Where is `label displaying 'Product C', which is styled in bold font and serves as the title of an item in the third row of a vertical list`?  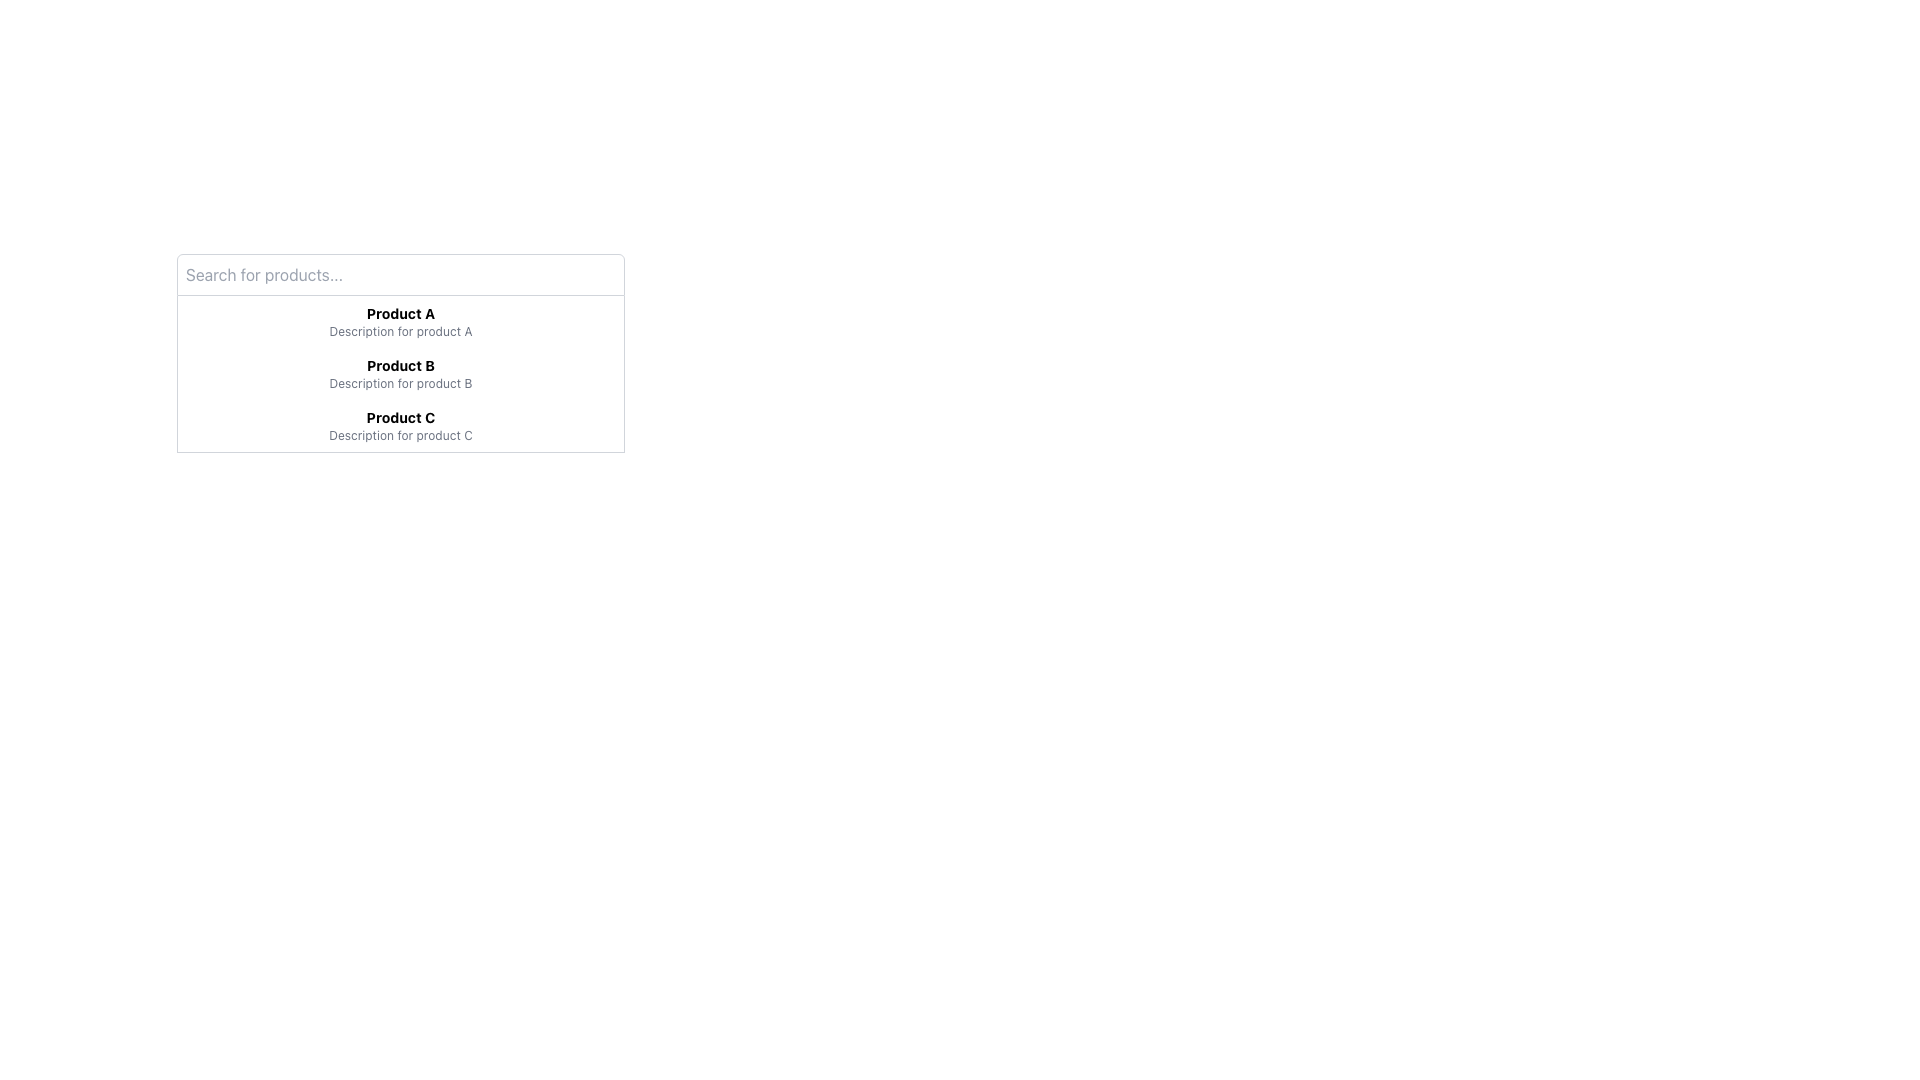 label displaying 'Product C', which is styled in bold font and serves as the title of an item in the third row of a vertical list is located at coordinates (400, 416).